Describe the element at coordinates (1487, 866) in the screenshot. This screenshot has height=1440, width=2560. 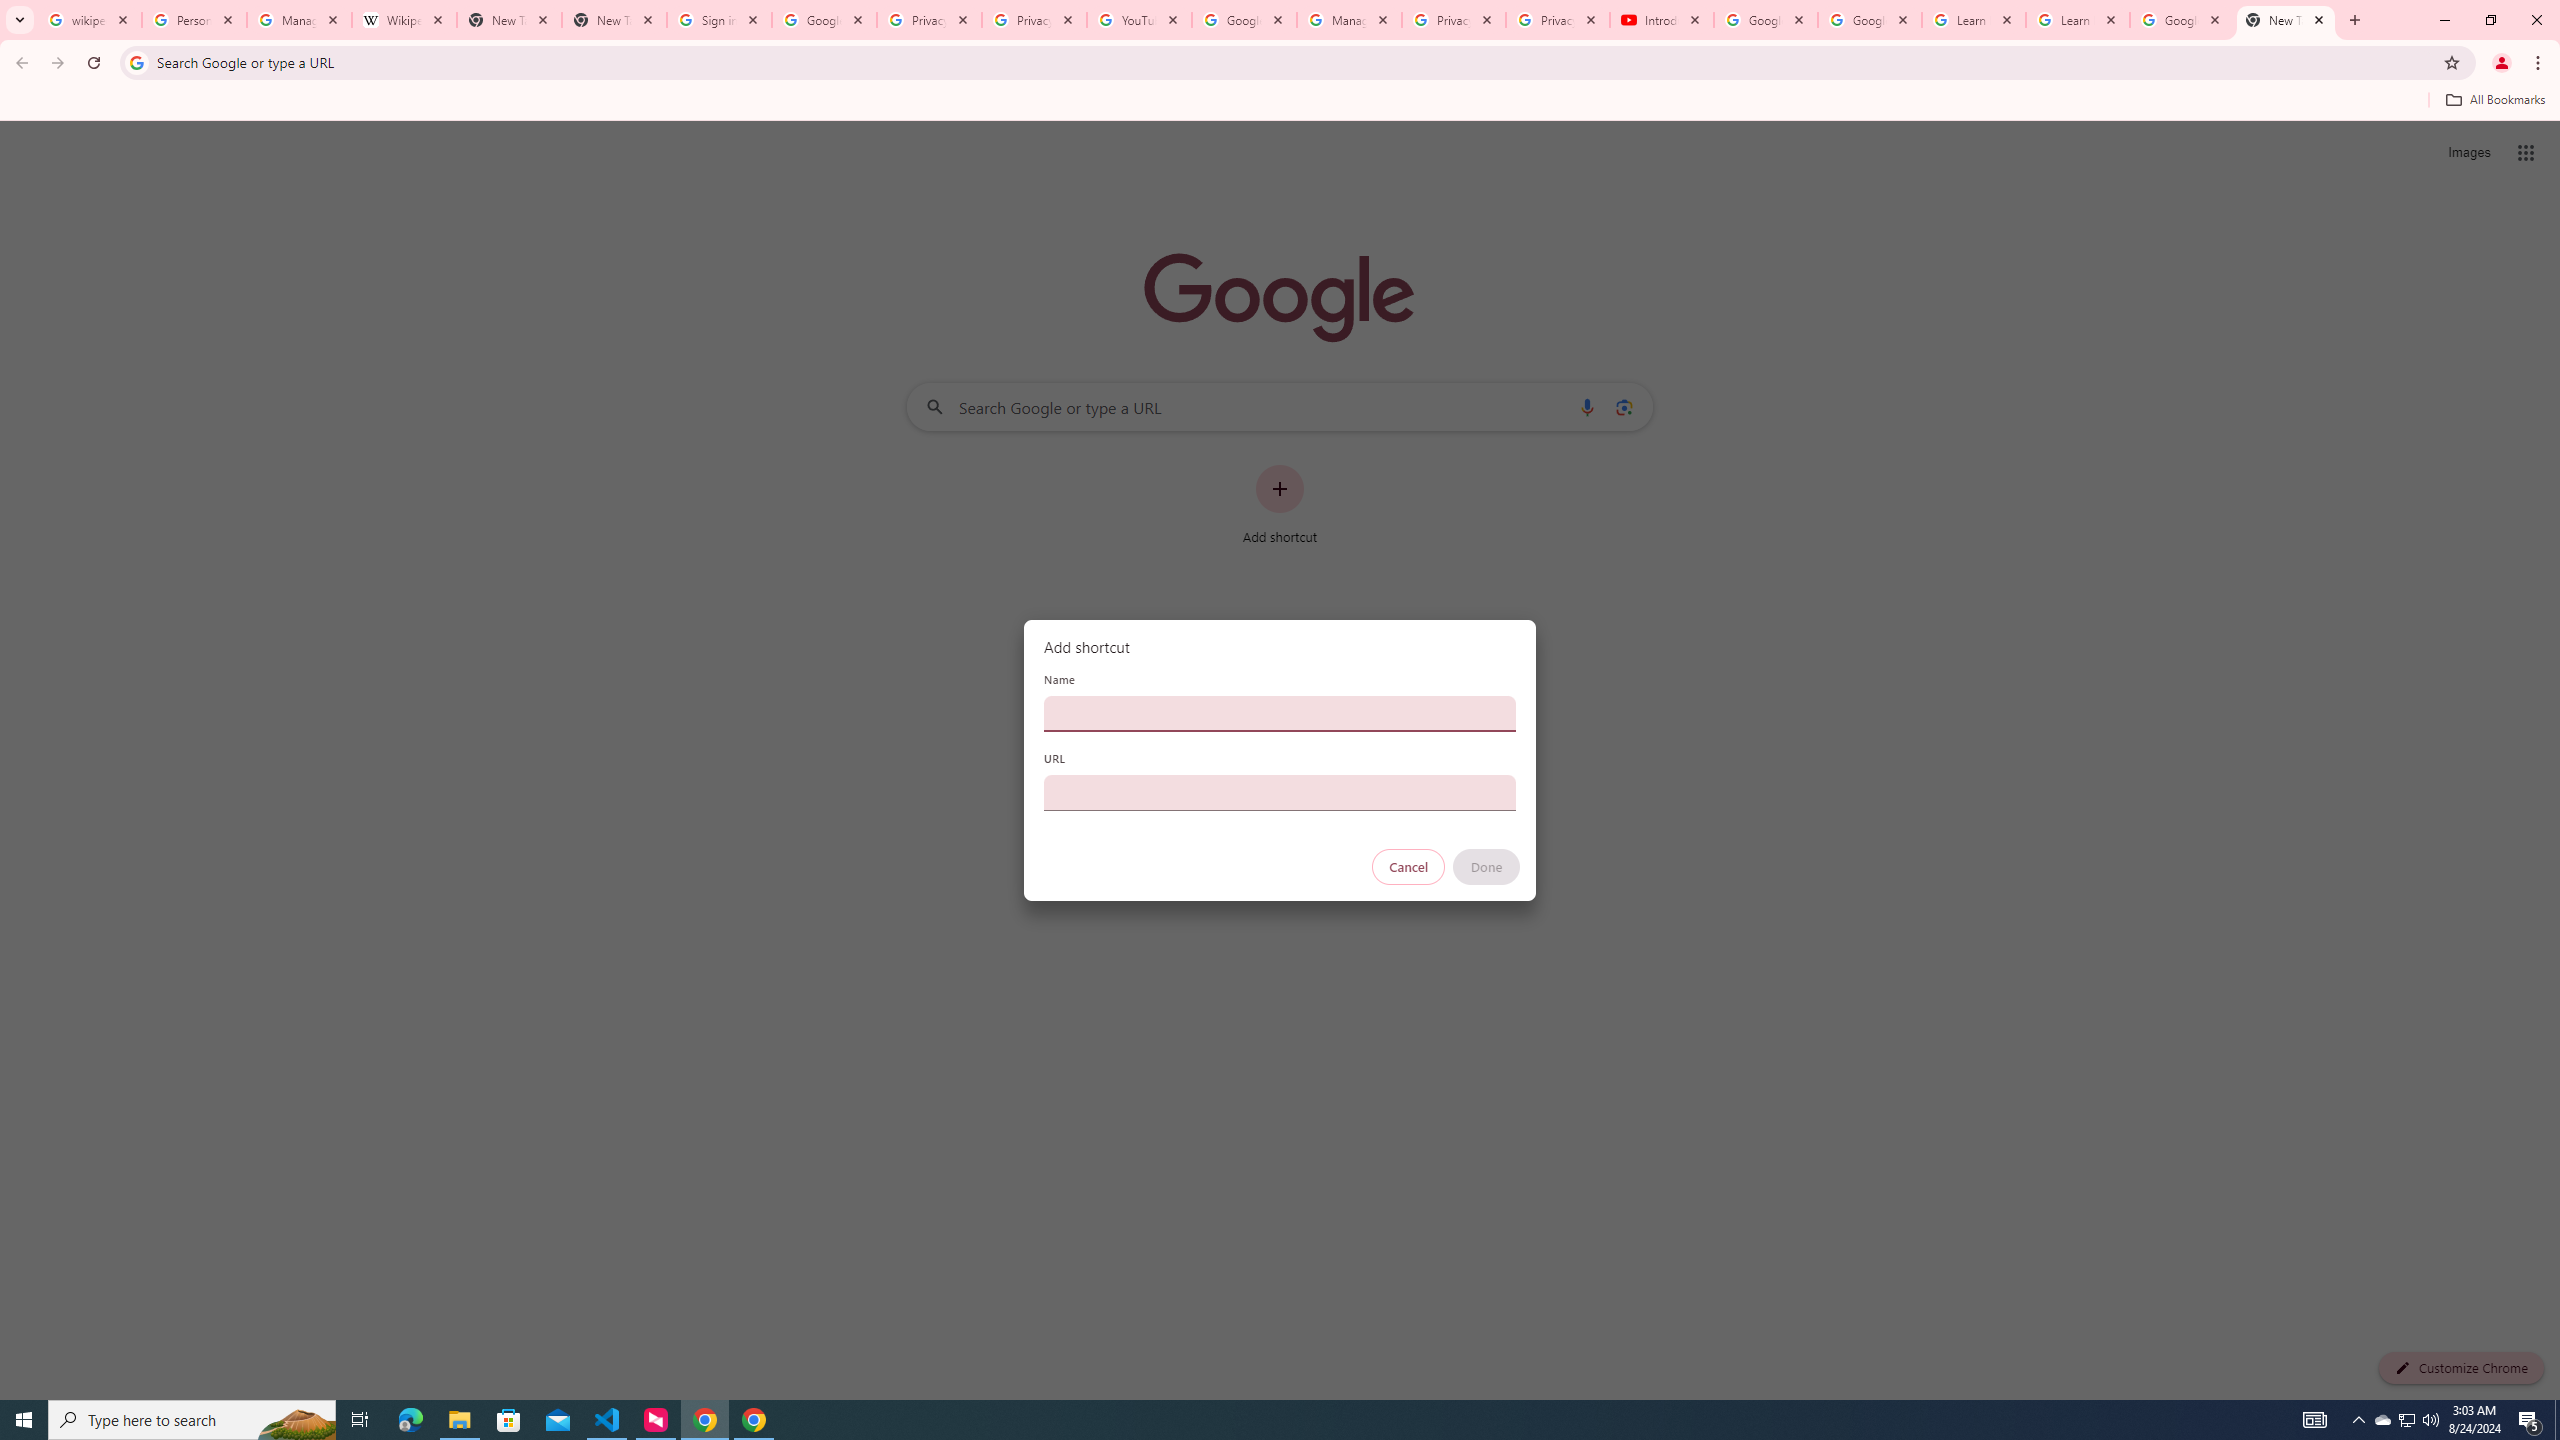
I see `'Done'` at that location.